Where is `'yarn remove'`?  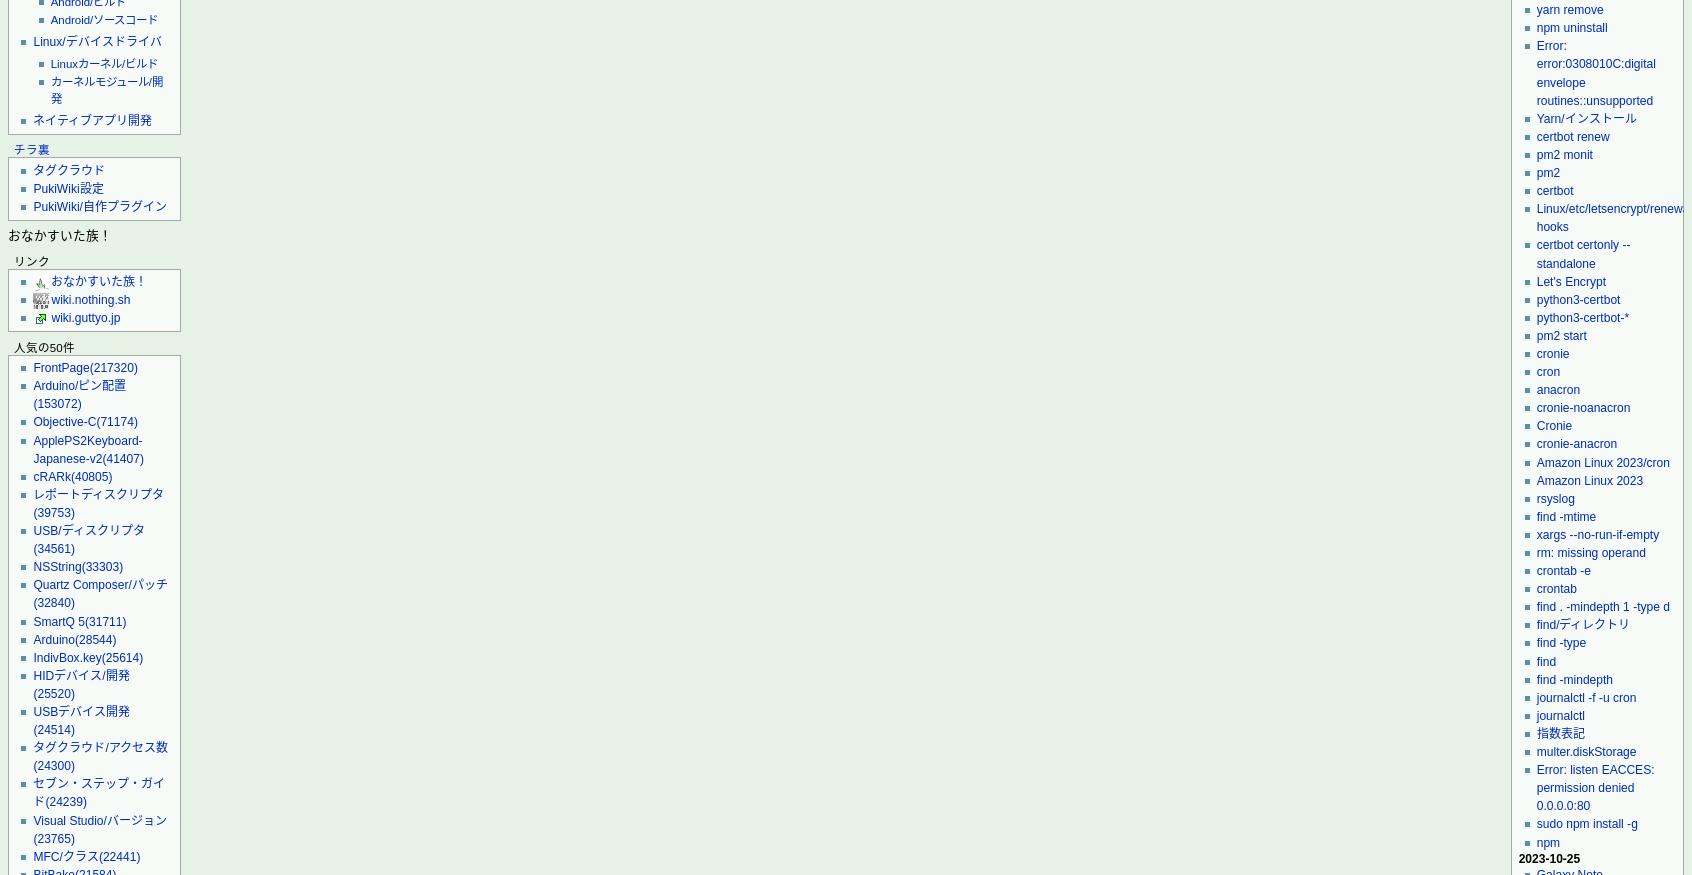
'yarn remove' is located at coordinates (1535, 8).